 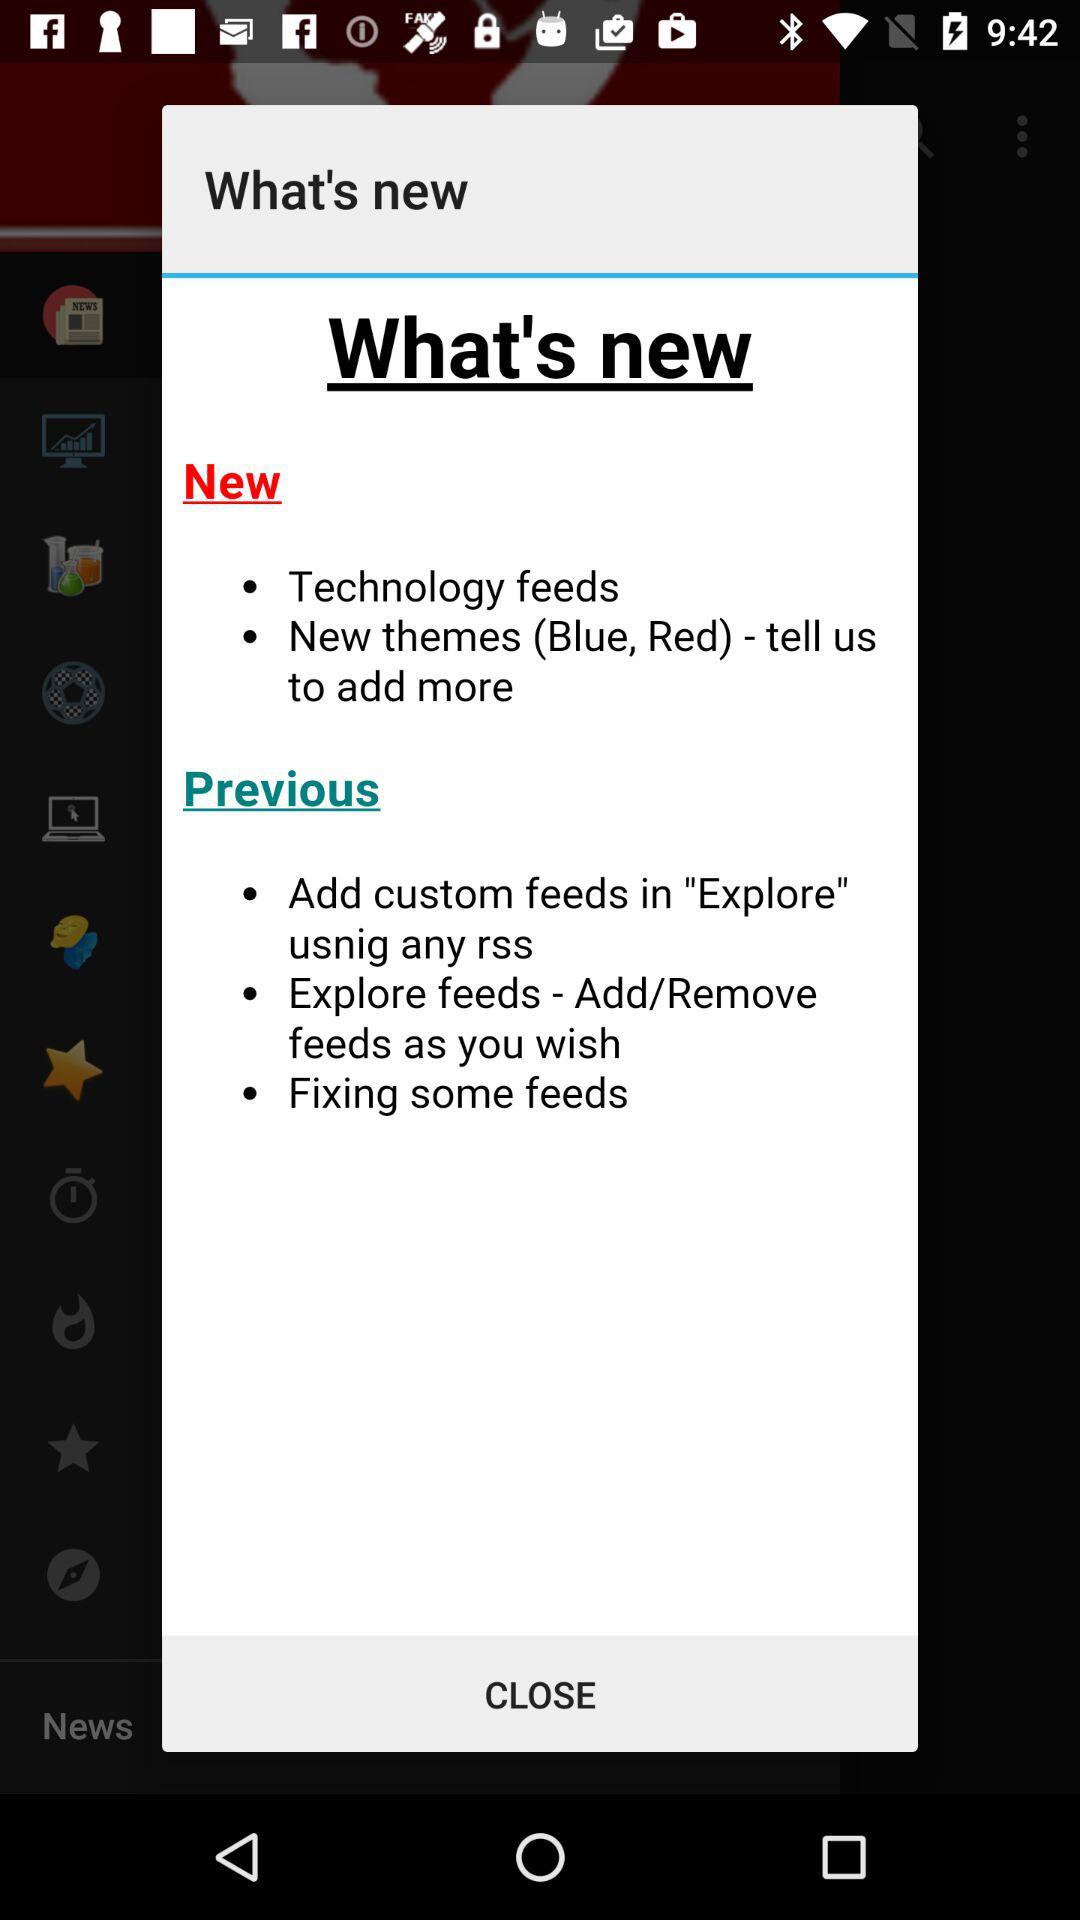 What do you see at coordinates (540, 955) in the screenshot?
I see `whats new pop up` at bounding box center [540, 955].